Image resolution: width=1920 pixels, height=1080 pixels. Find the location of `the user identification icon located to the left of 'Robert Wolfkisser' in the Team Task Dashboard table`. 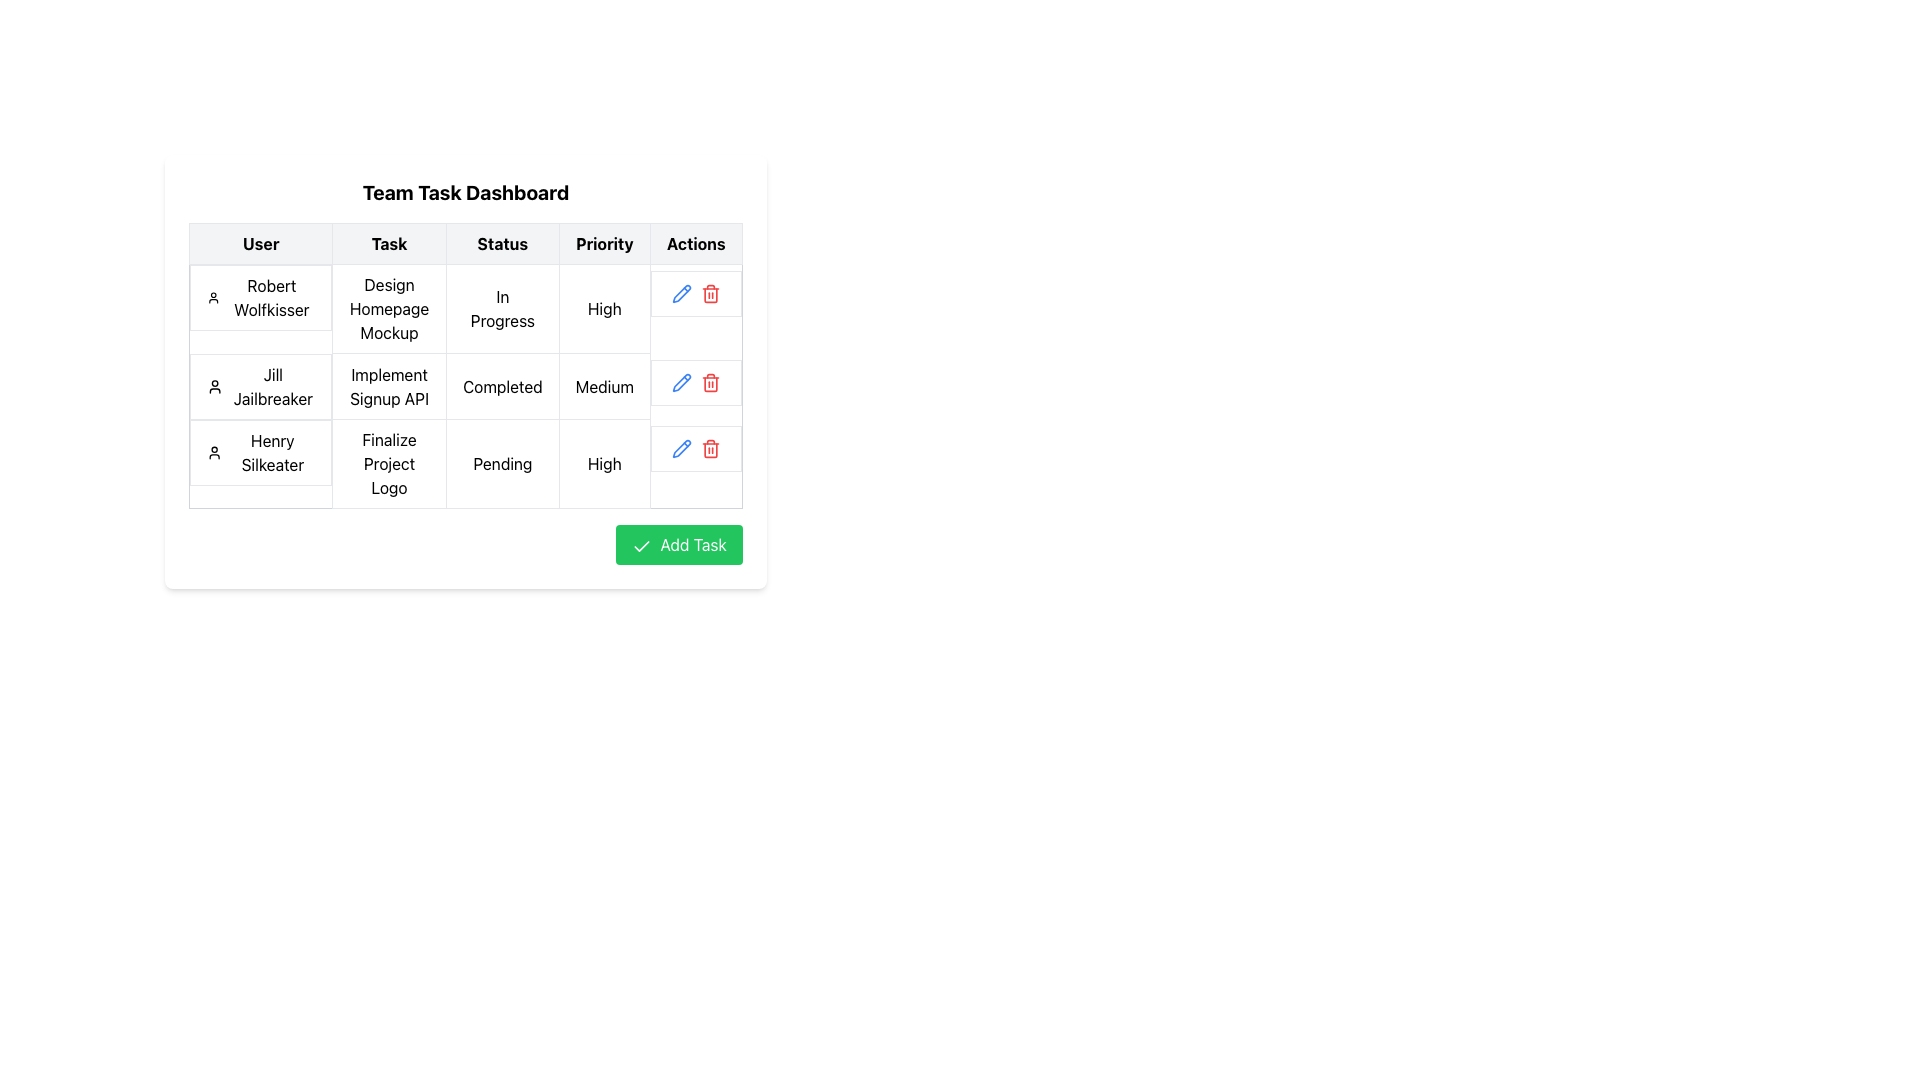

the user identification icon located to the left of 'Robert Wolfkisser' in the Team Task Dashboard table is located at coordinates (213, 297).